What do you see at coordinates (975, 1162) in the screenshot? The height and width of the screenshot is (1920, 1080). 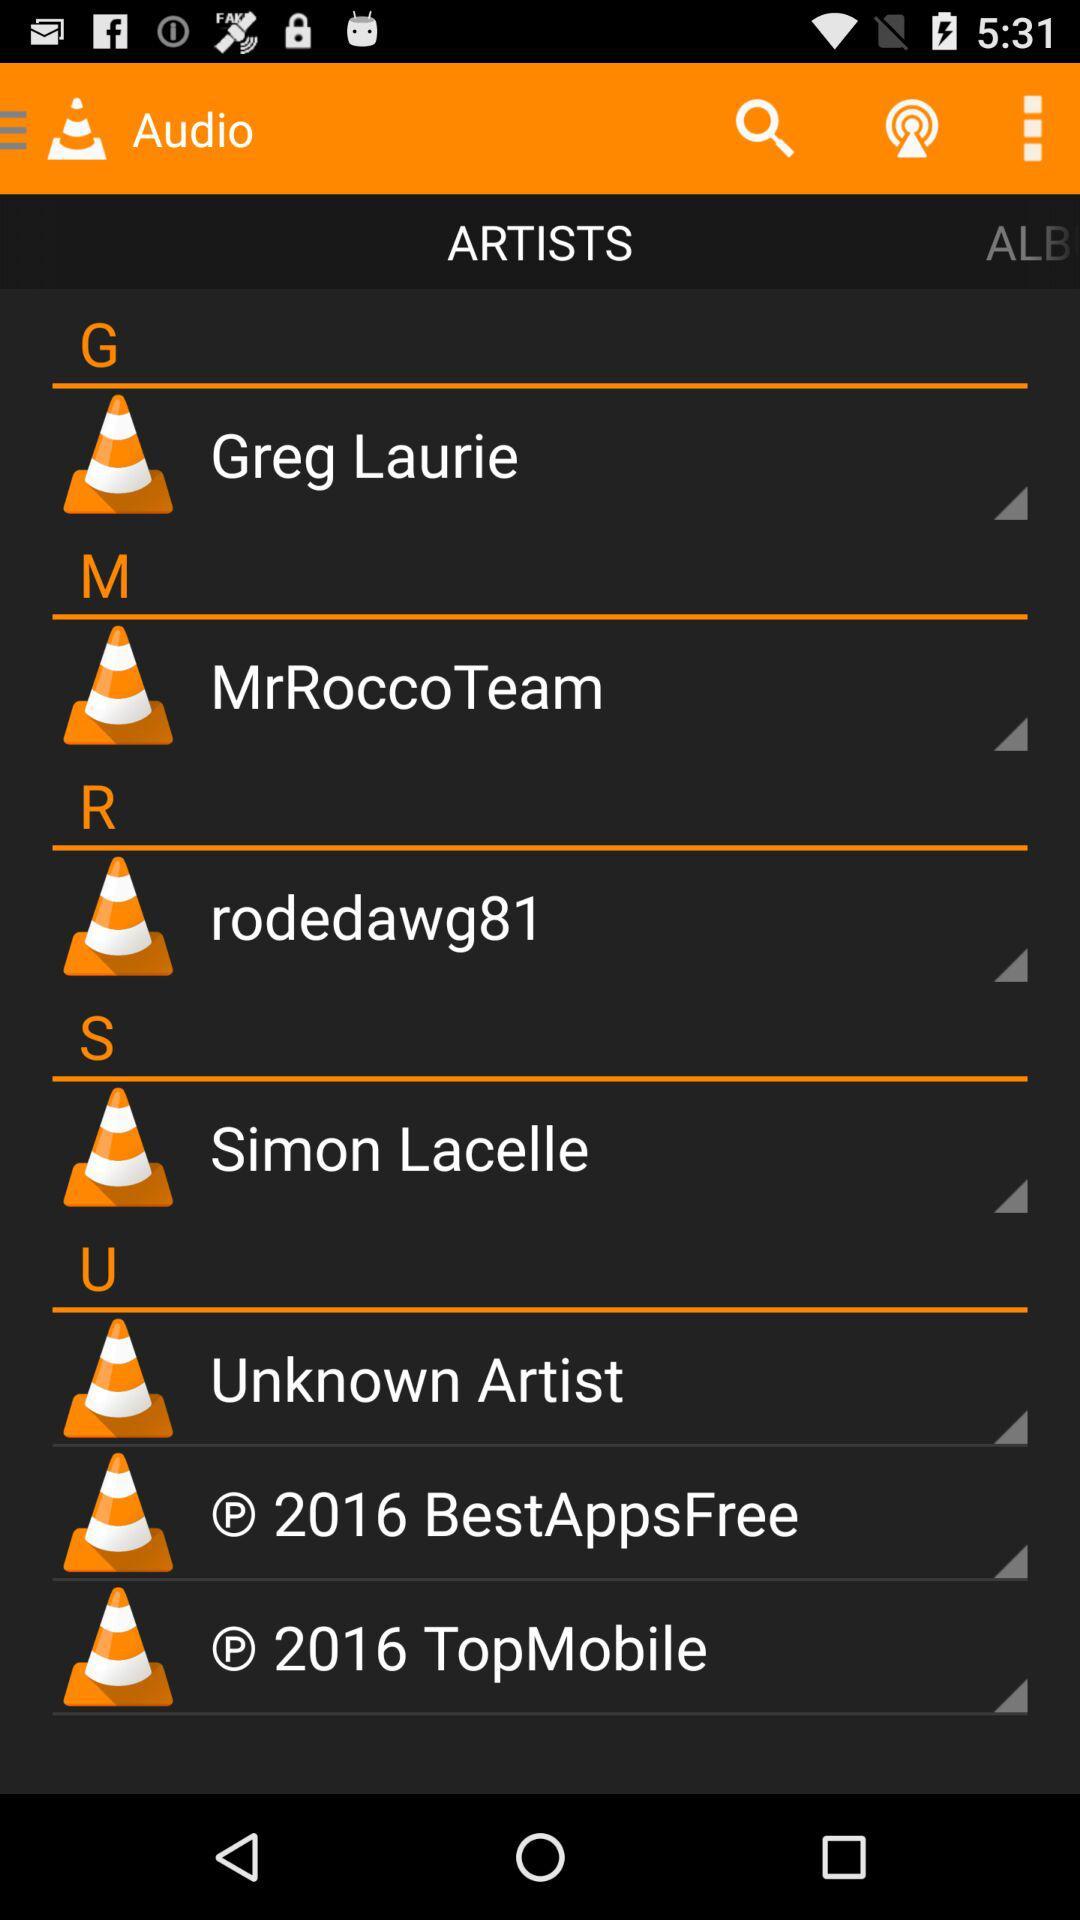 I see `options` at bounding box center [975, 1162].